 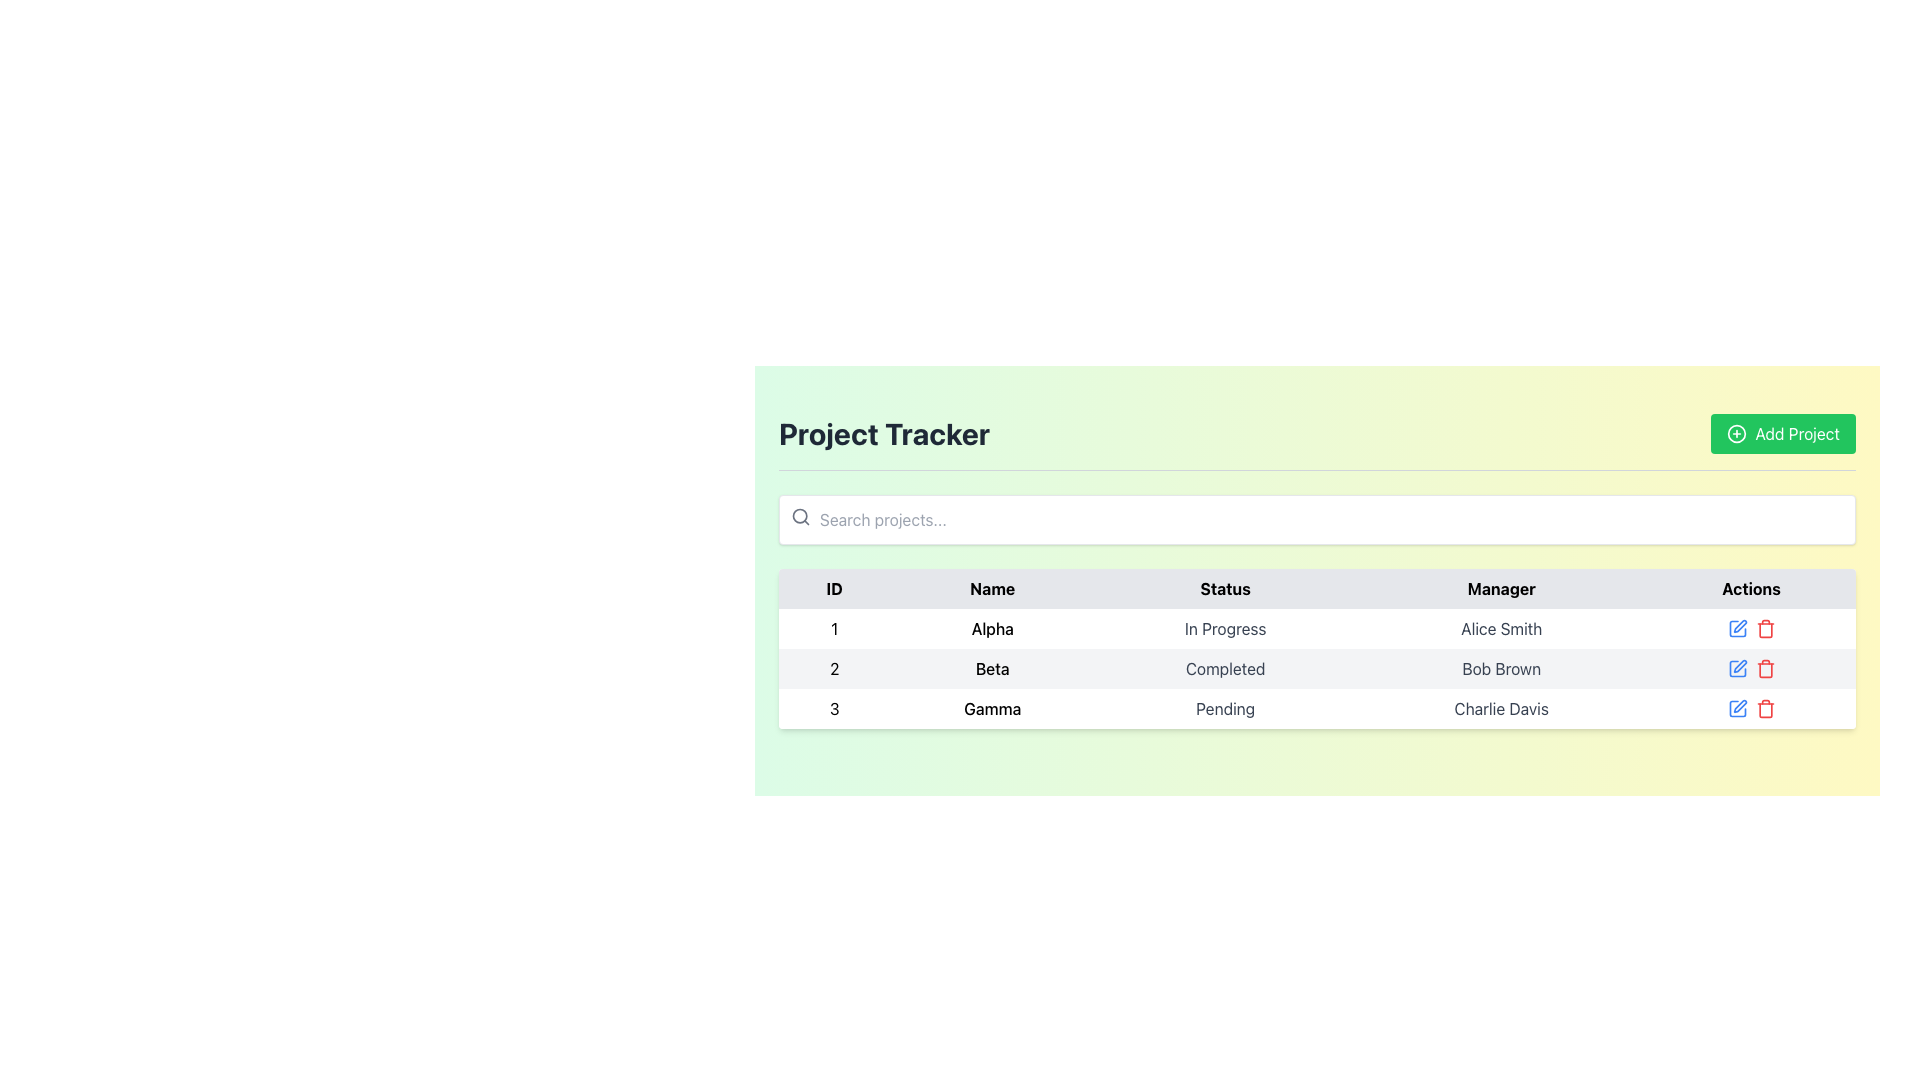 What do you see at coordinates (834, 708) in the screenshot?
I see `the static text label displaying the numeric character '3' in the first cell of the third row under the 'ID' column of the table for the project identified as 'Gamma'` at bounding box center [834, 708].